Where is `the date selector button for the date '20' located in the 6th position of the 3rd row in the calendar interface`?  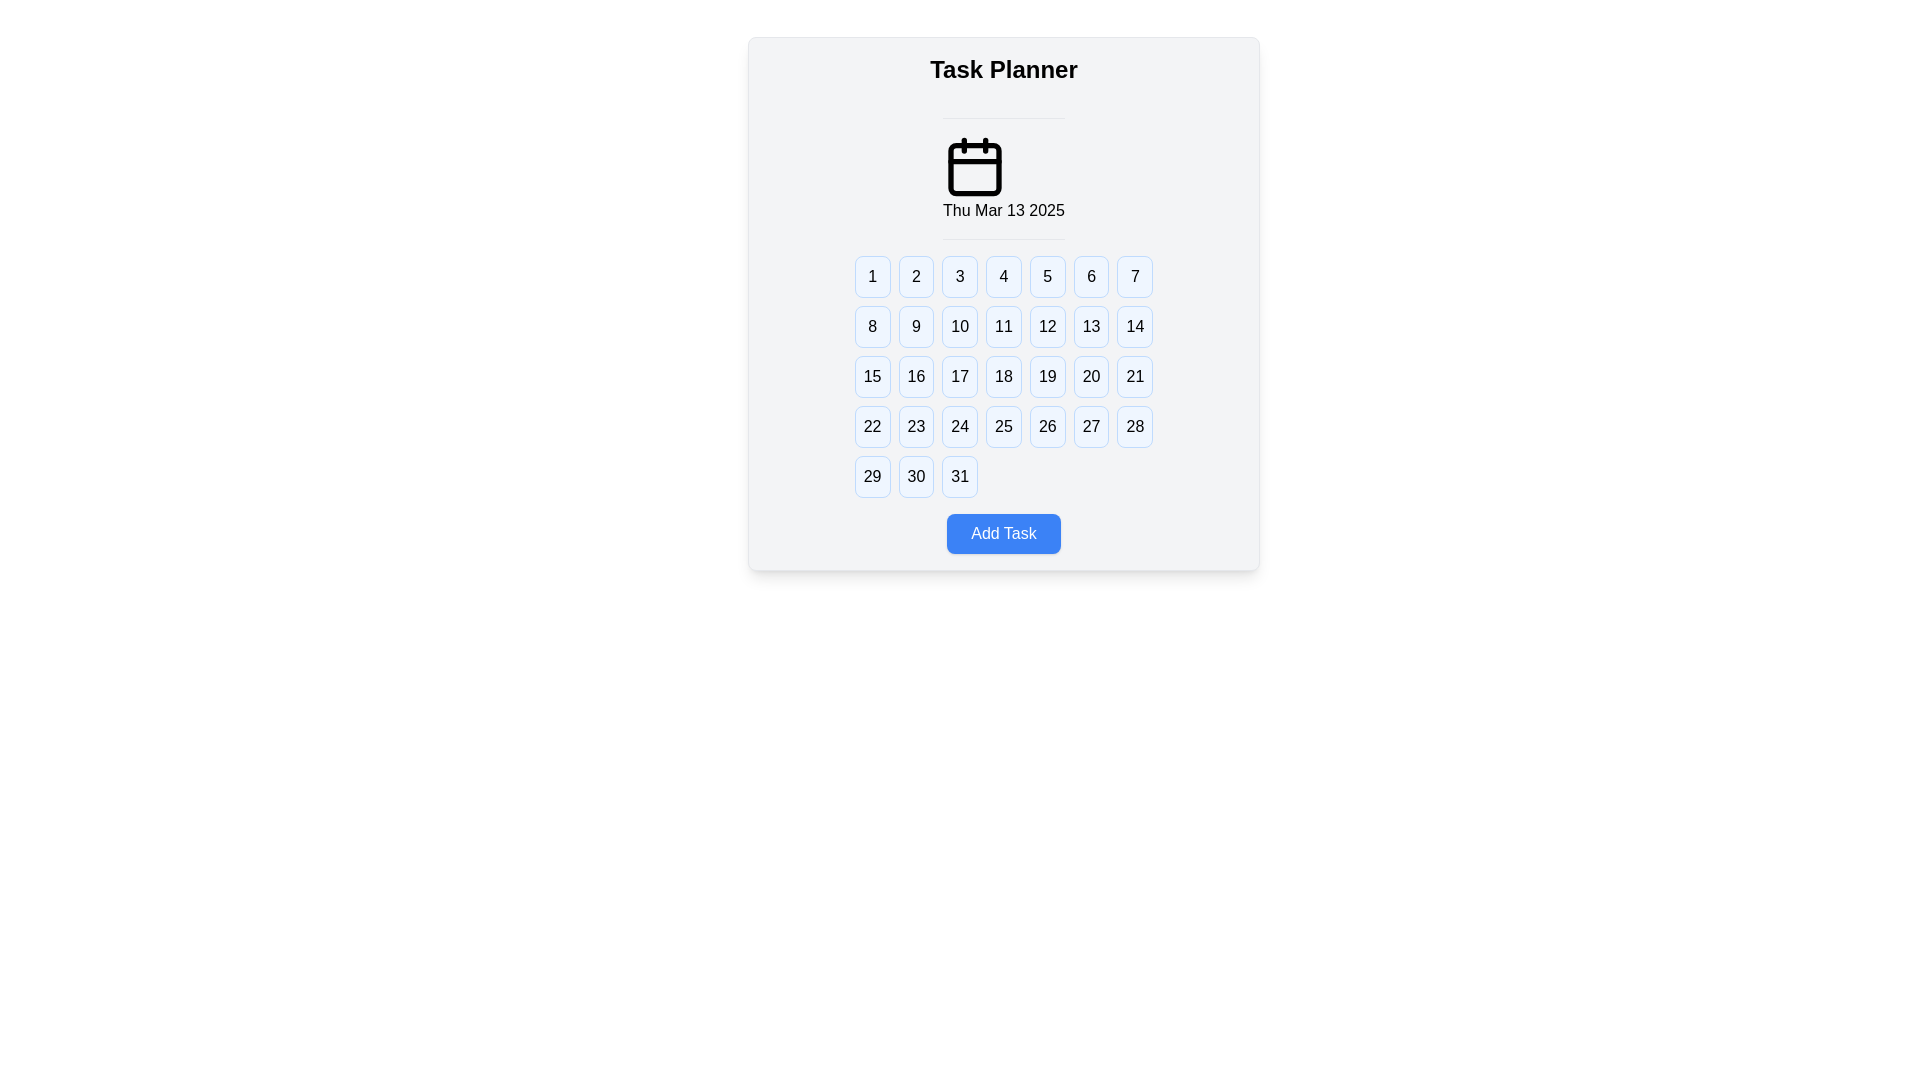
the date selector button for the date '20' located in the 6th position of the 3rd row in the calendar interface is located at coordinates (1090, 377).